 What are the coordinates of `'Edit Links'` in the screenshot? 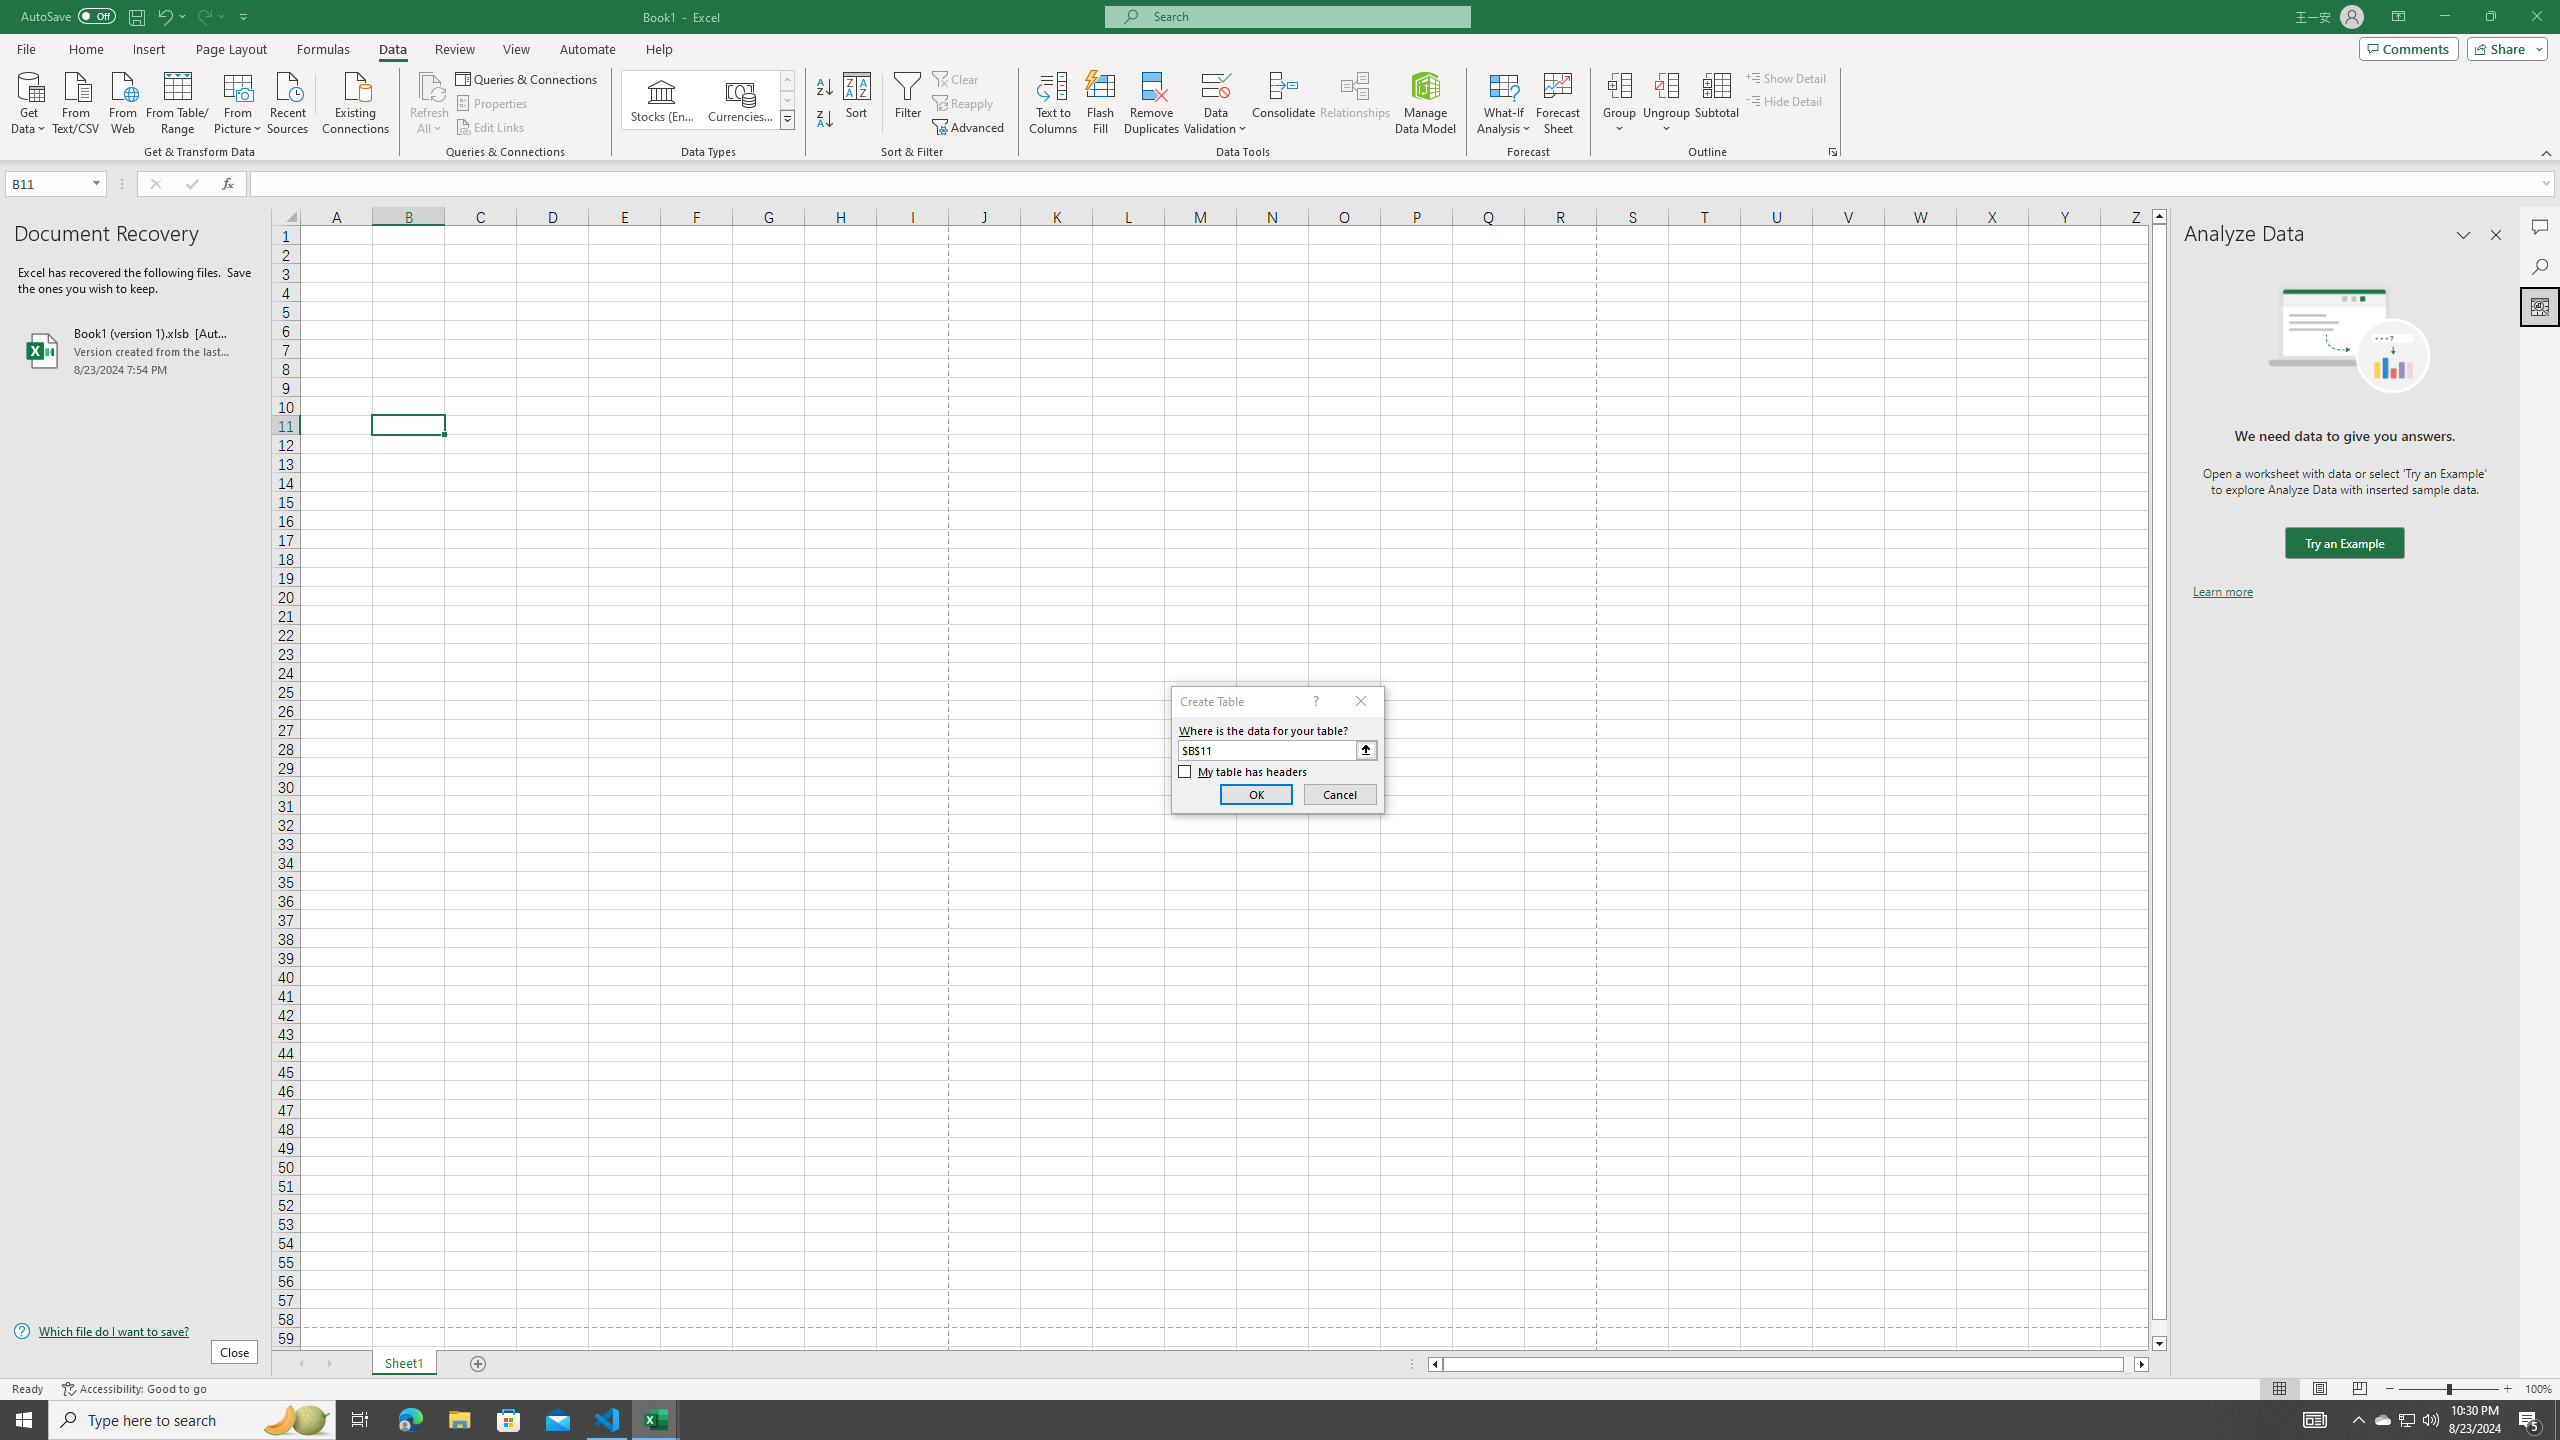 It's located at (490, 127).